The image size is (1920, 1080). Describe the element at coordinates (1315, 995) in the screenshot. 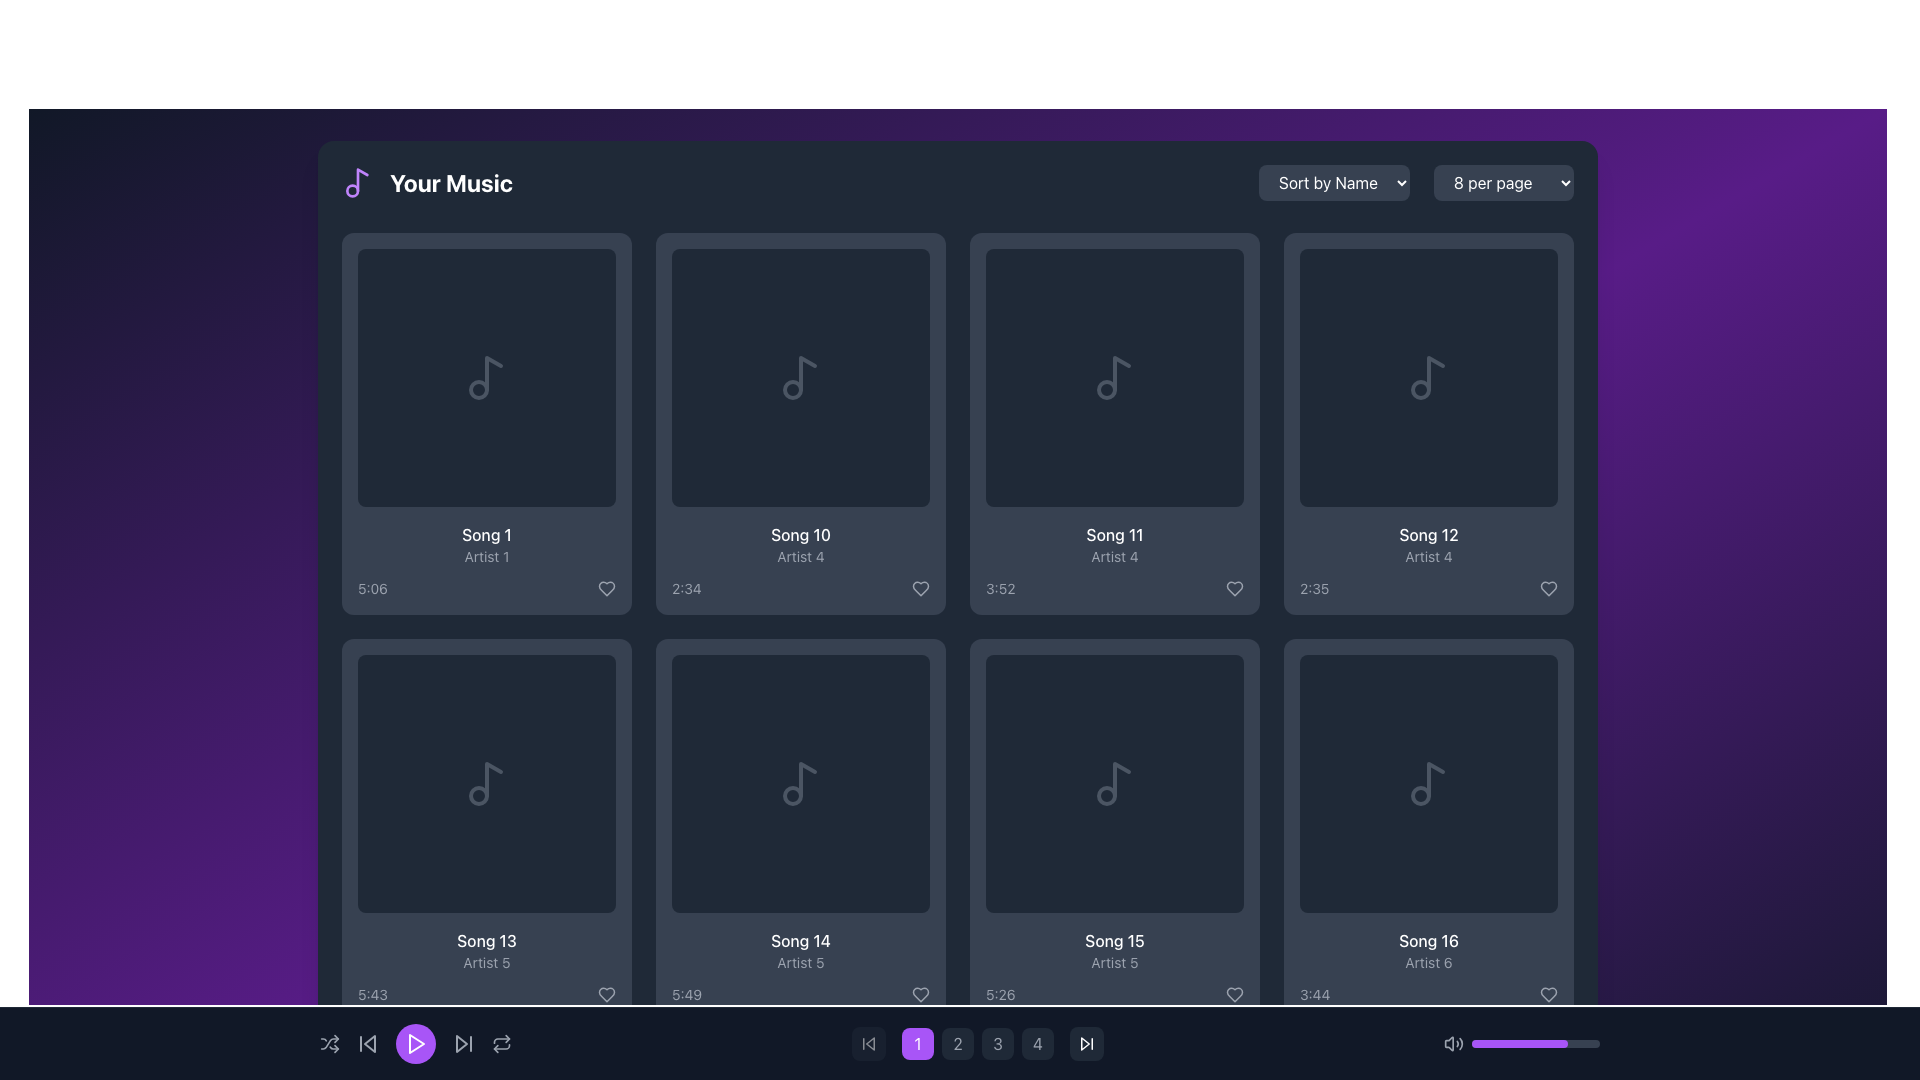

I see `the text label displaying the time '3:44', which is styled in gray and positioned below 'Song 16' in the grid layout of songs` at that location.